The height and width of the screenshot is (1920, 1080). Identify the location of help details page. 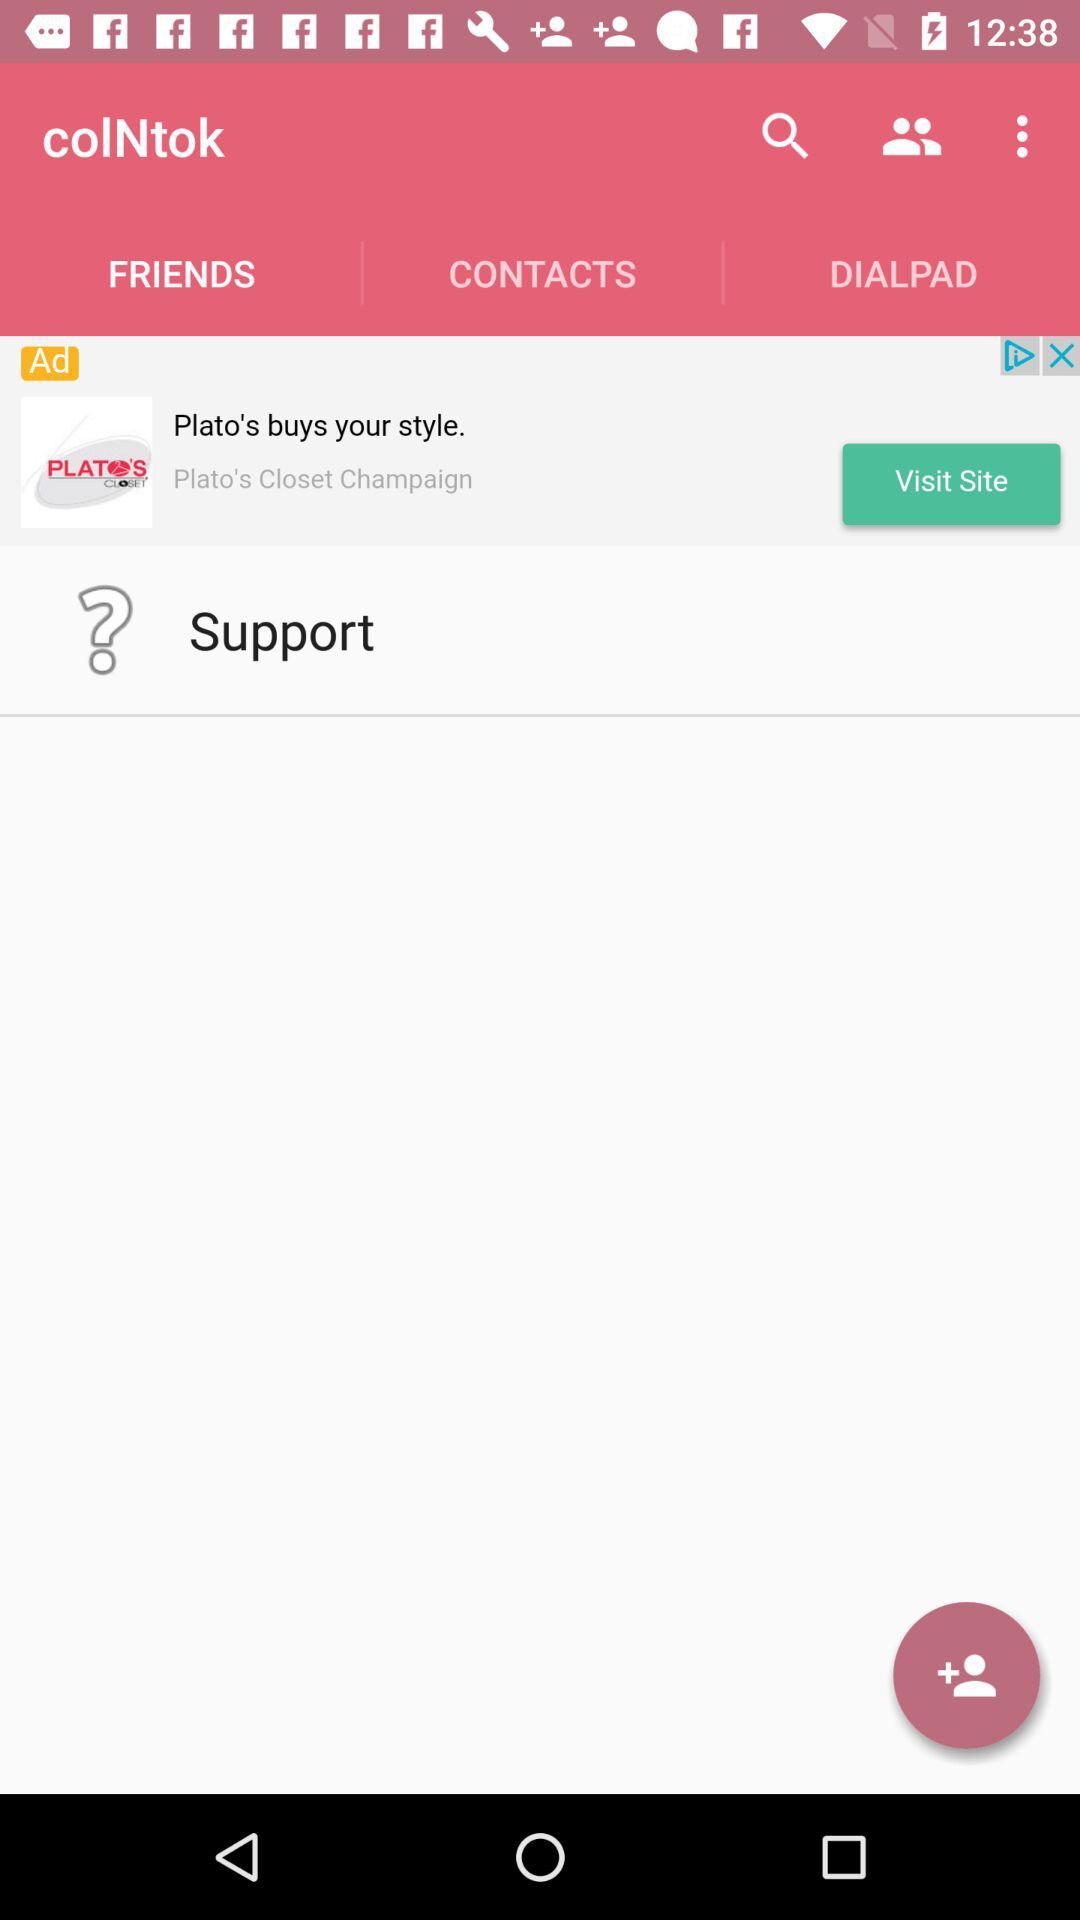
(104, 628).